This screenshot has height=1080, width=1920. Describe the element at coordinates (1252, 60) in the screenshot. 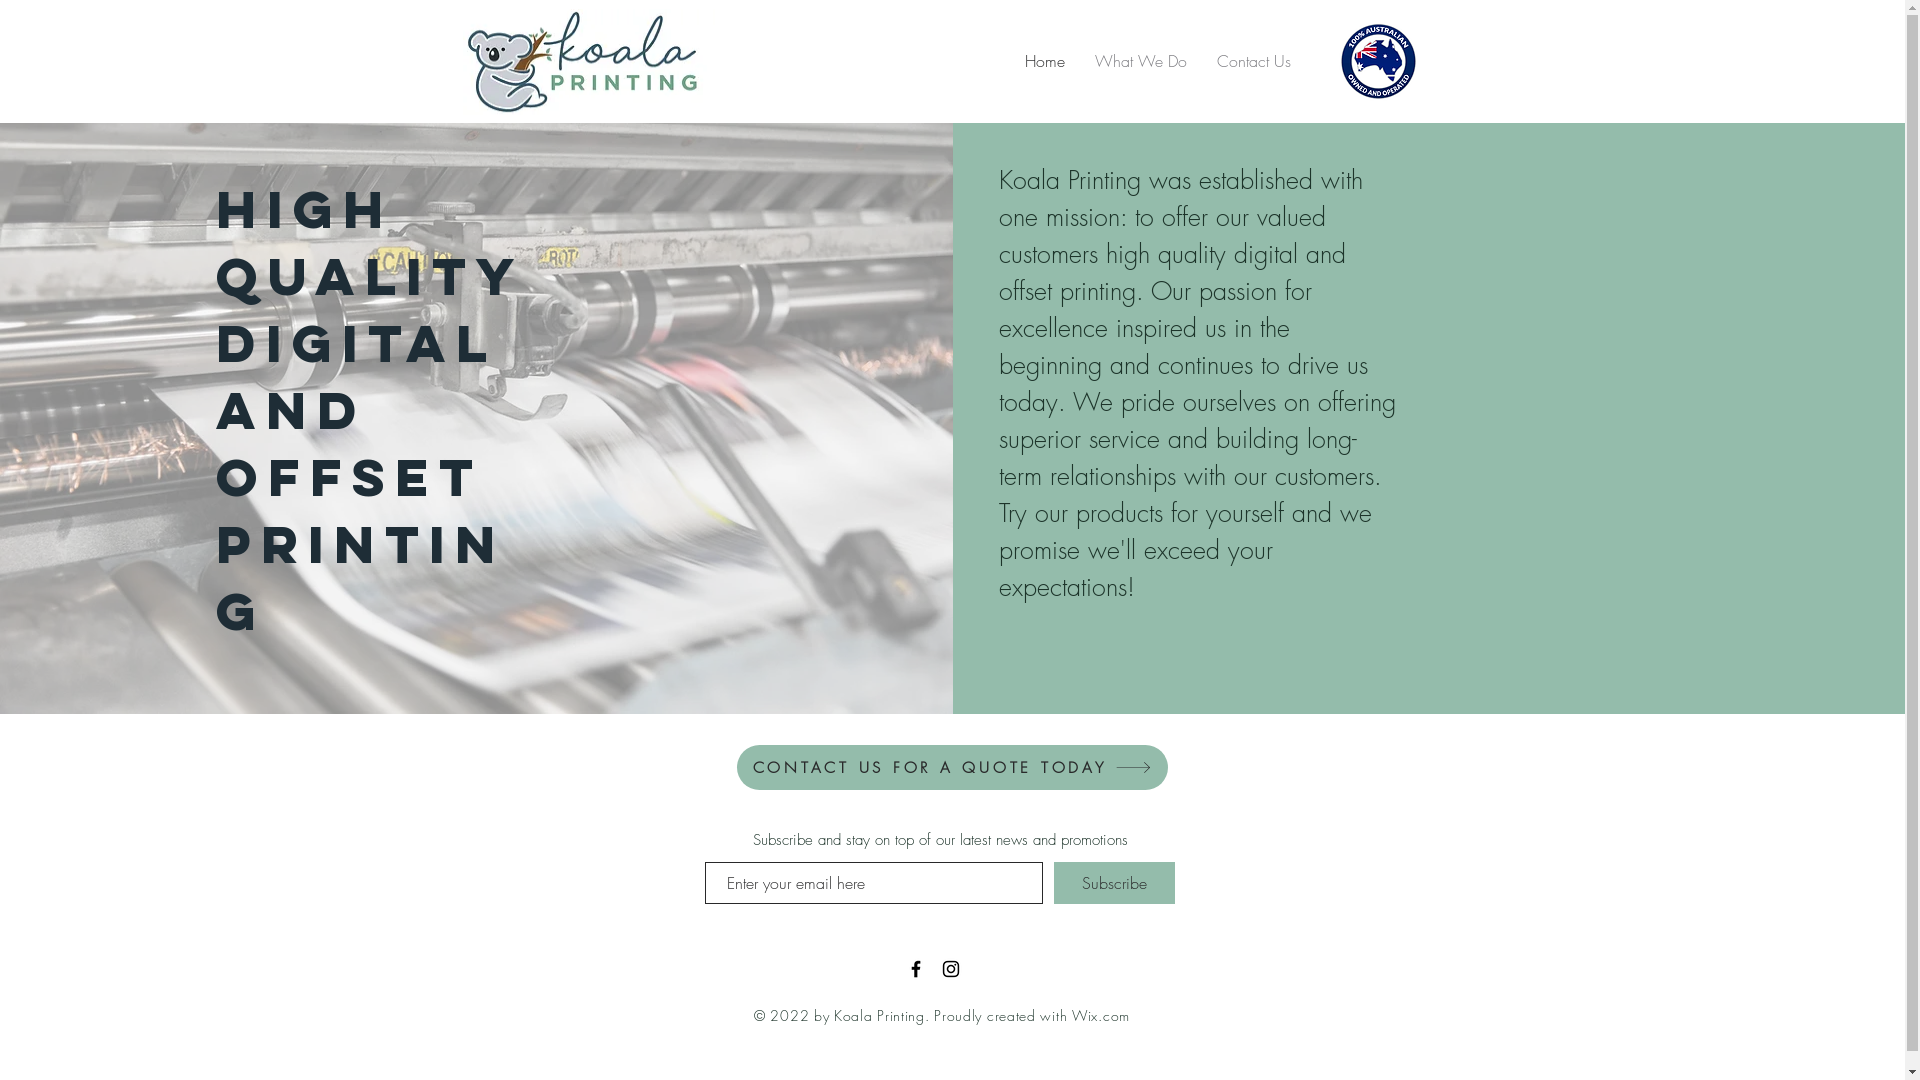

I see `'Contact Us'` at that location.